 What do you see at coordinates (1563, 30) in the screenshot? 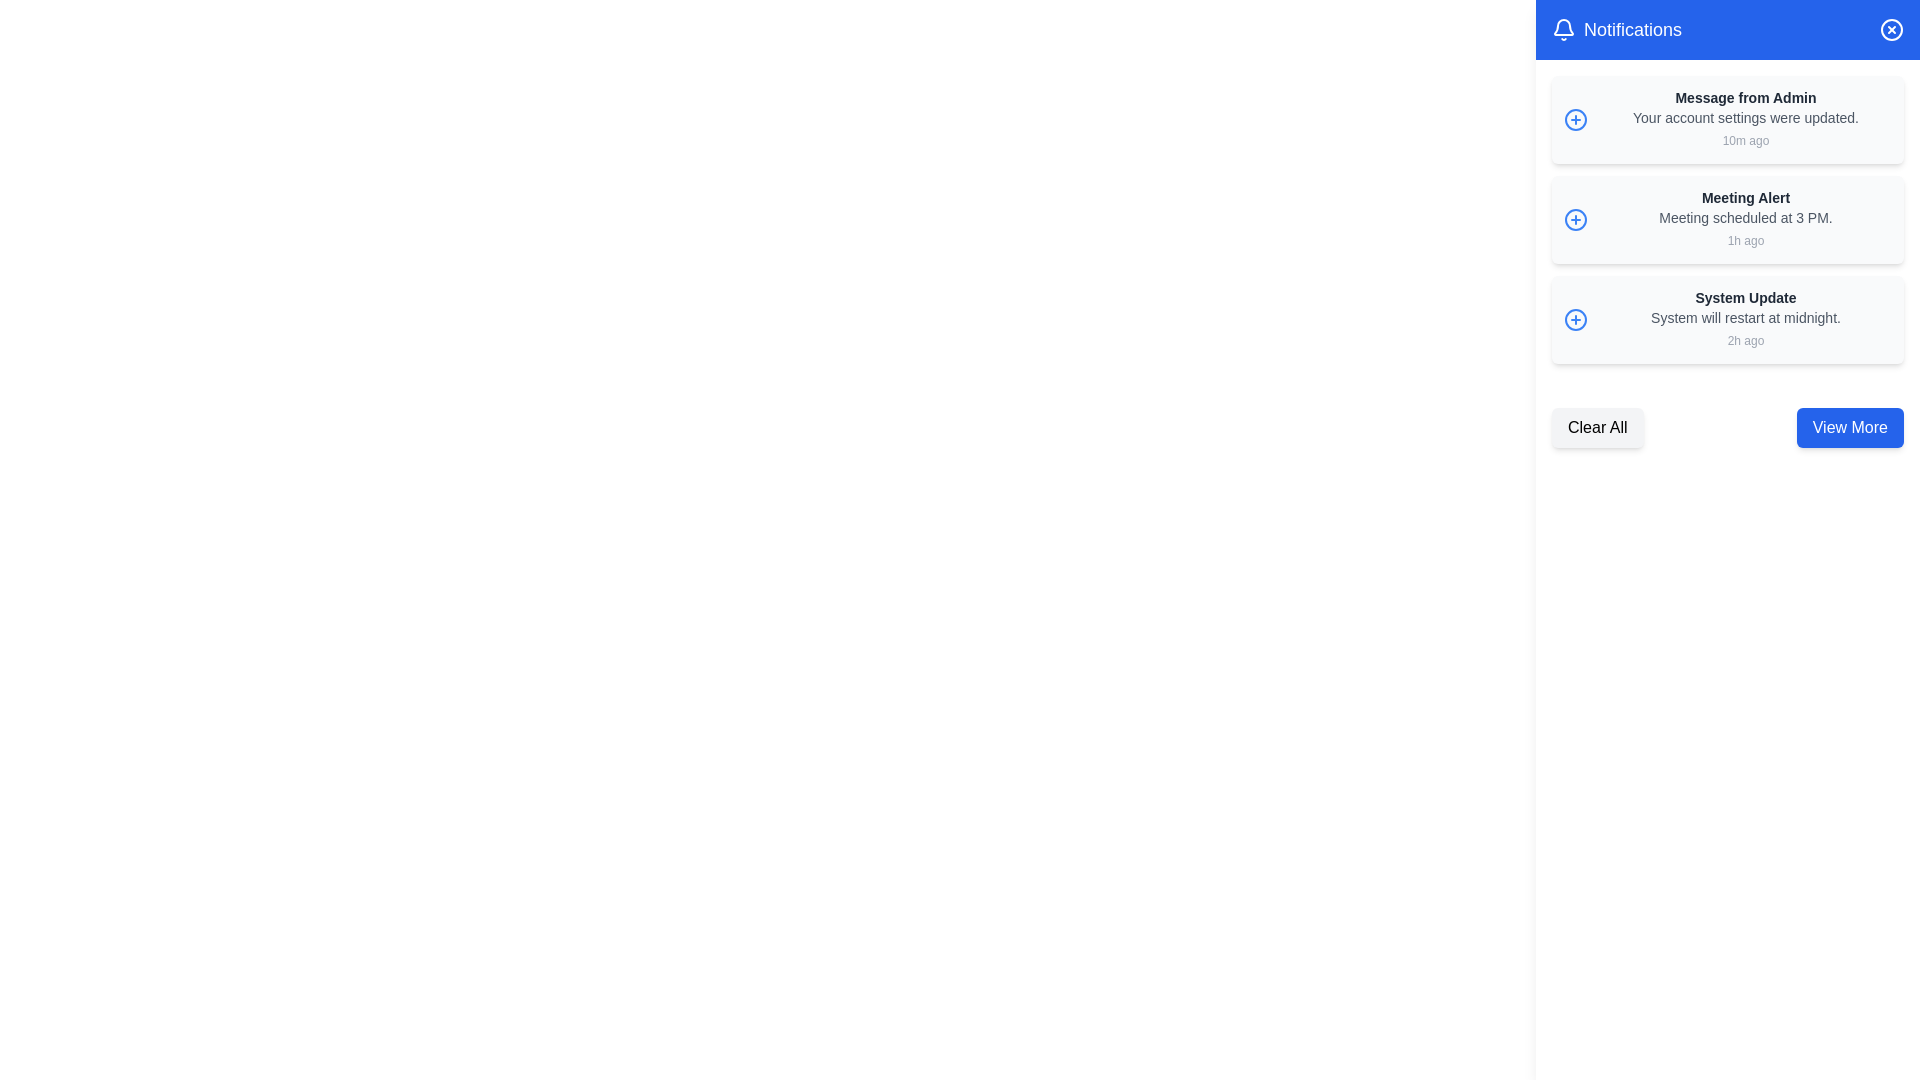
I see `the notification bell icon located at the top-left corner of the blue header bar in the notification panel, which represents notifications` at bounding box center [1563, 30].